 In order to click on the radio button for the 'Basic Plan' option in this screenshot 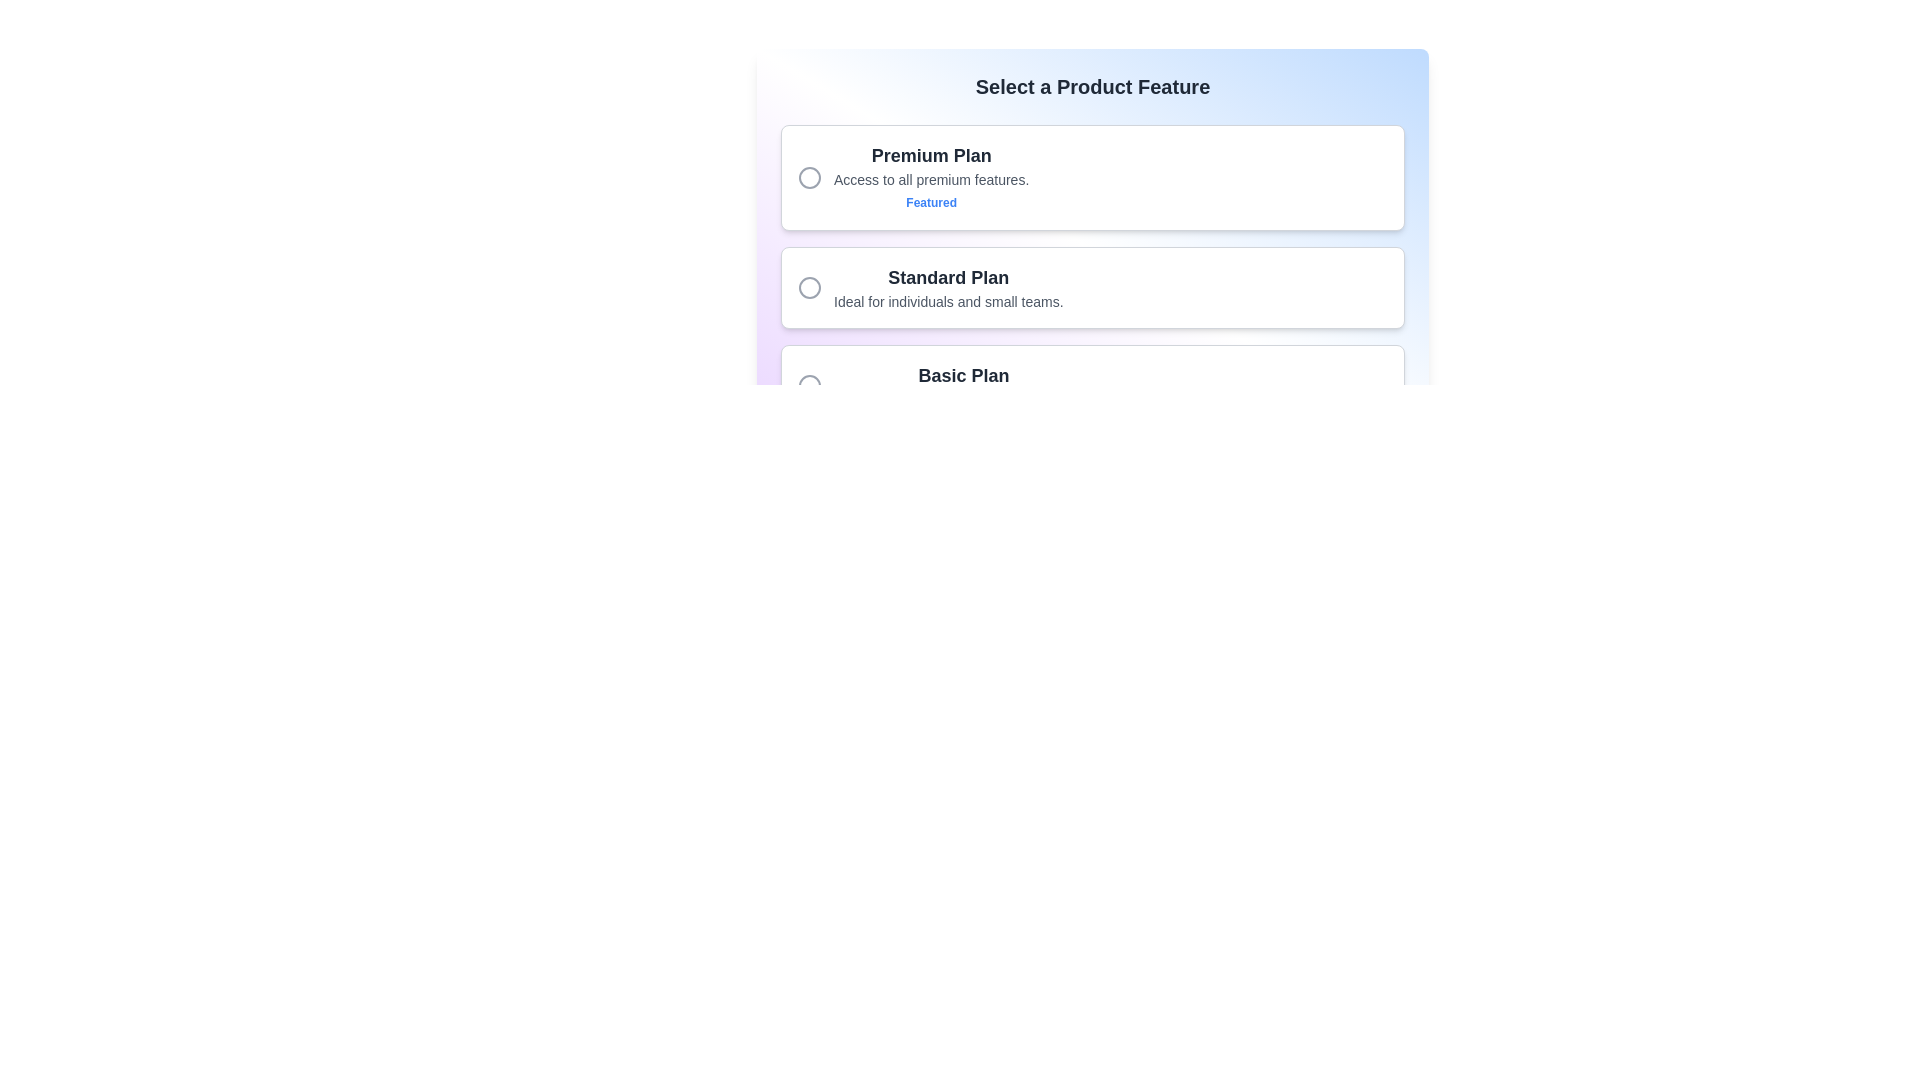, I will do `click(810, 385)`.